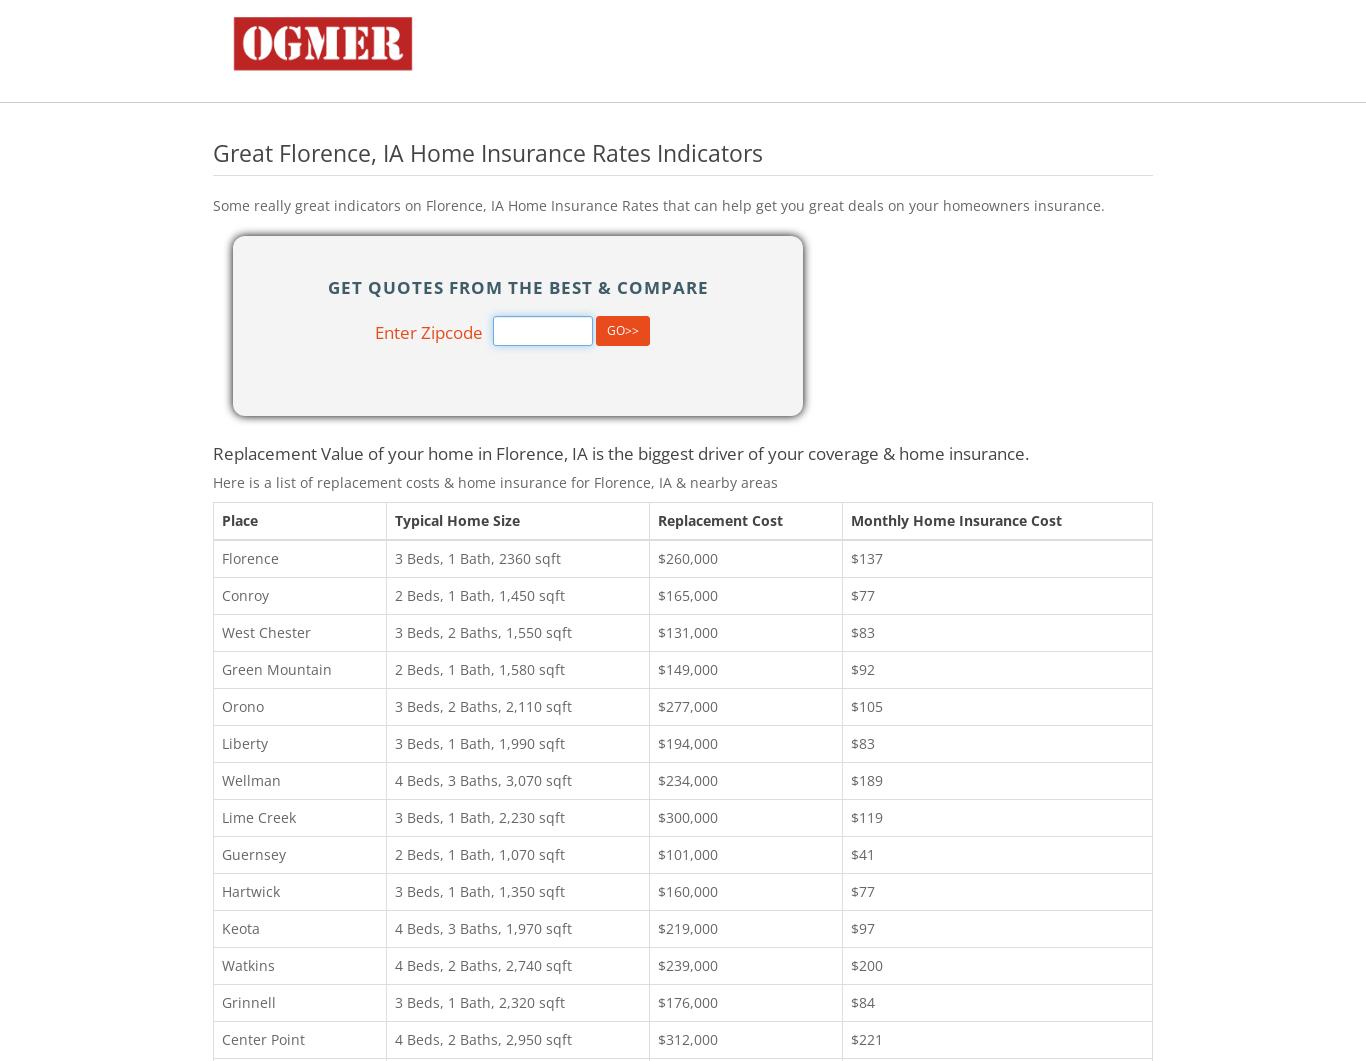 The width and height of the screenshot is (1366, 1061). Describe the element at coordinates (688, 704) in the screenshot. I see `'$277,000'` at that location.